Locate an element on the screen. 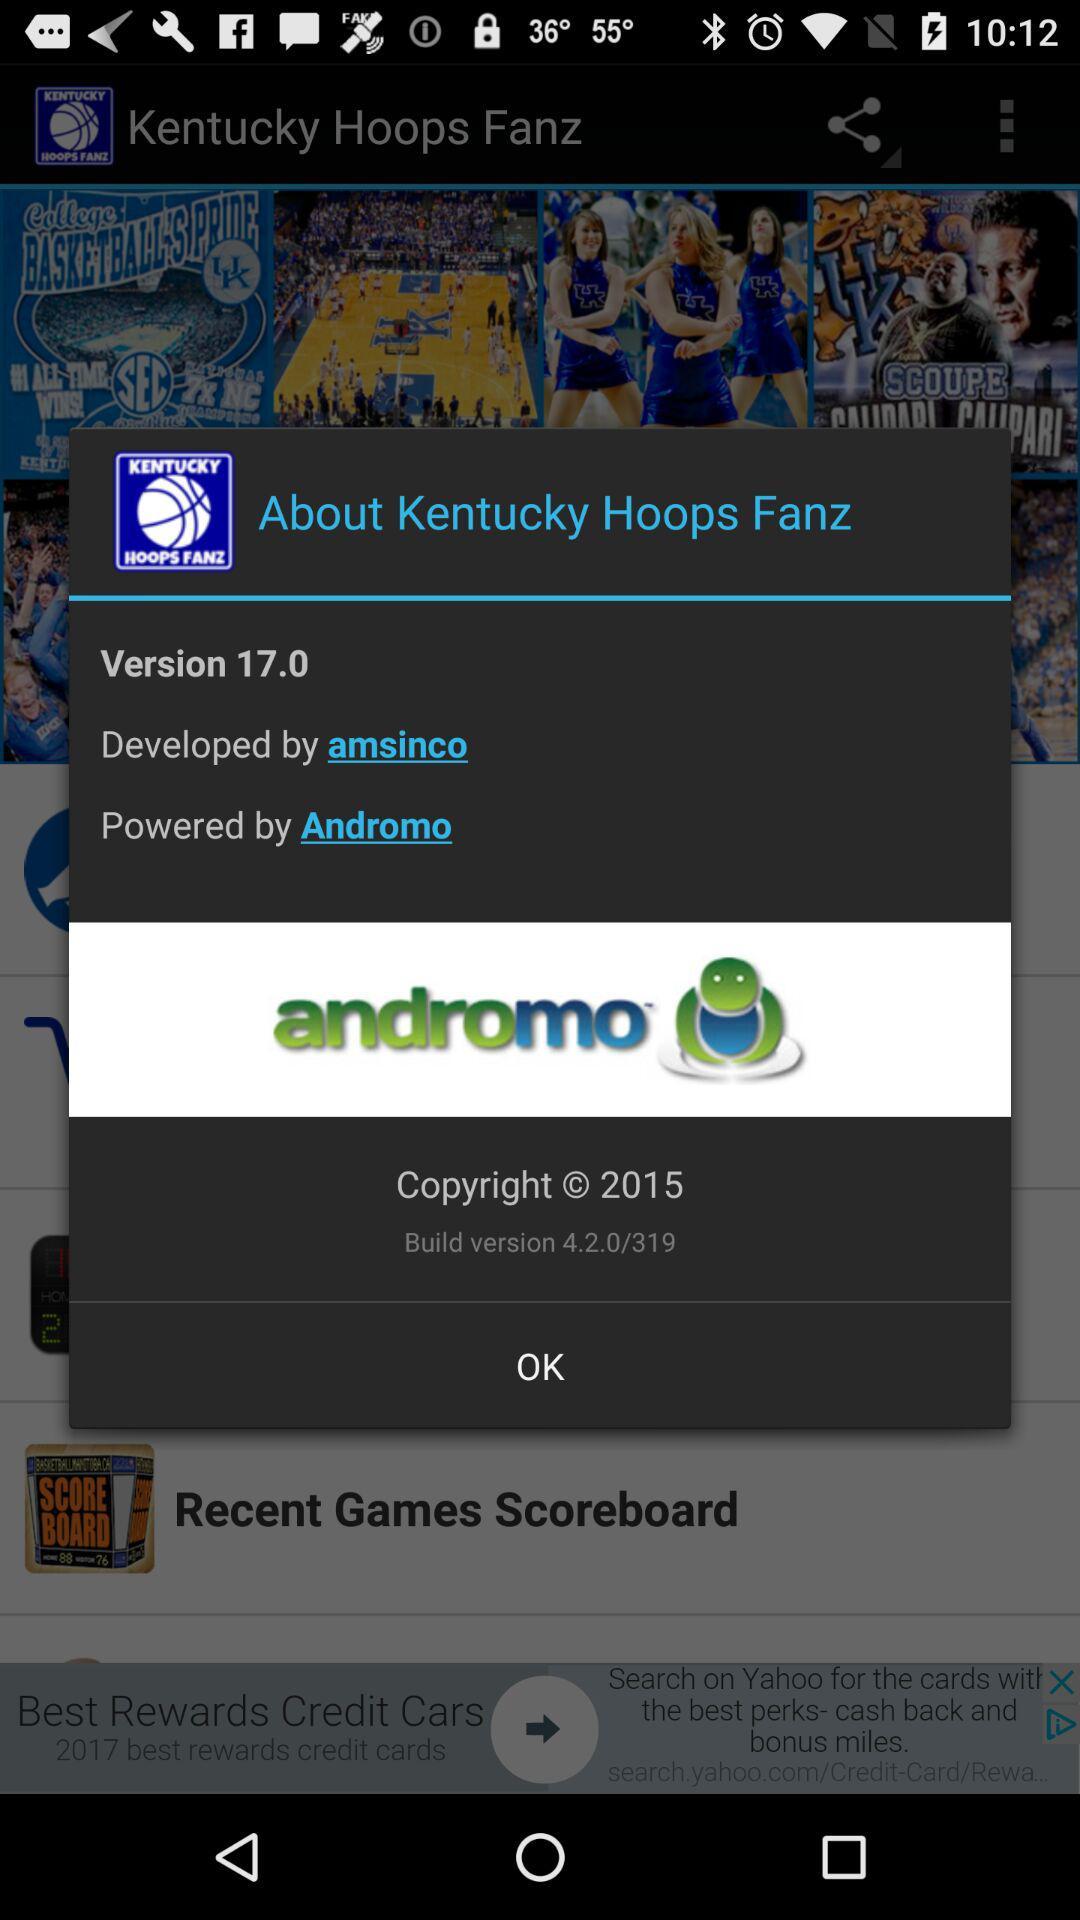 The image size is (1080, 1920). ok at the bottom is located at coordinates (540, 1364).